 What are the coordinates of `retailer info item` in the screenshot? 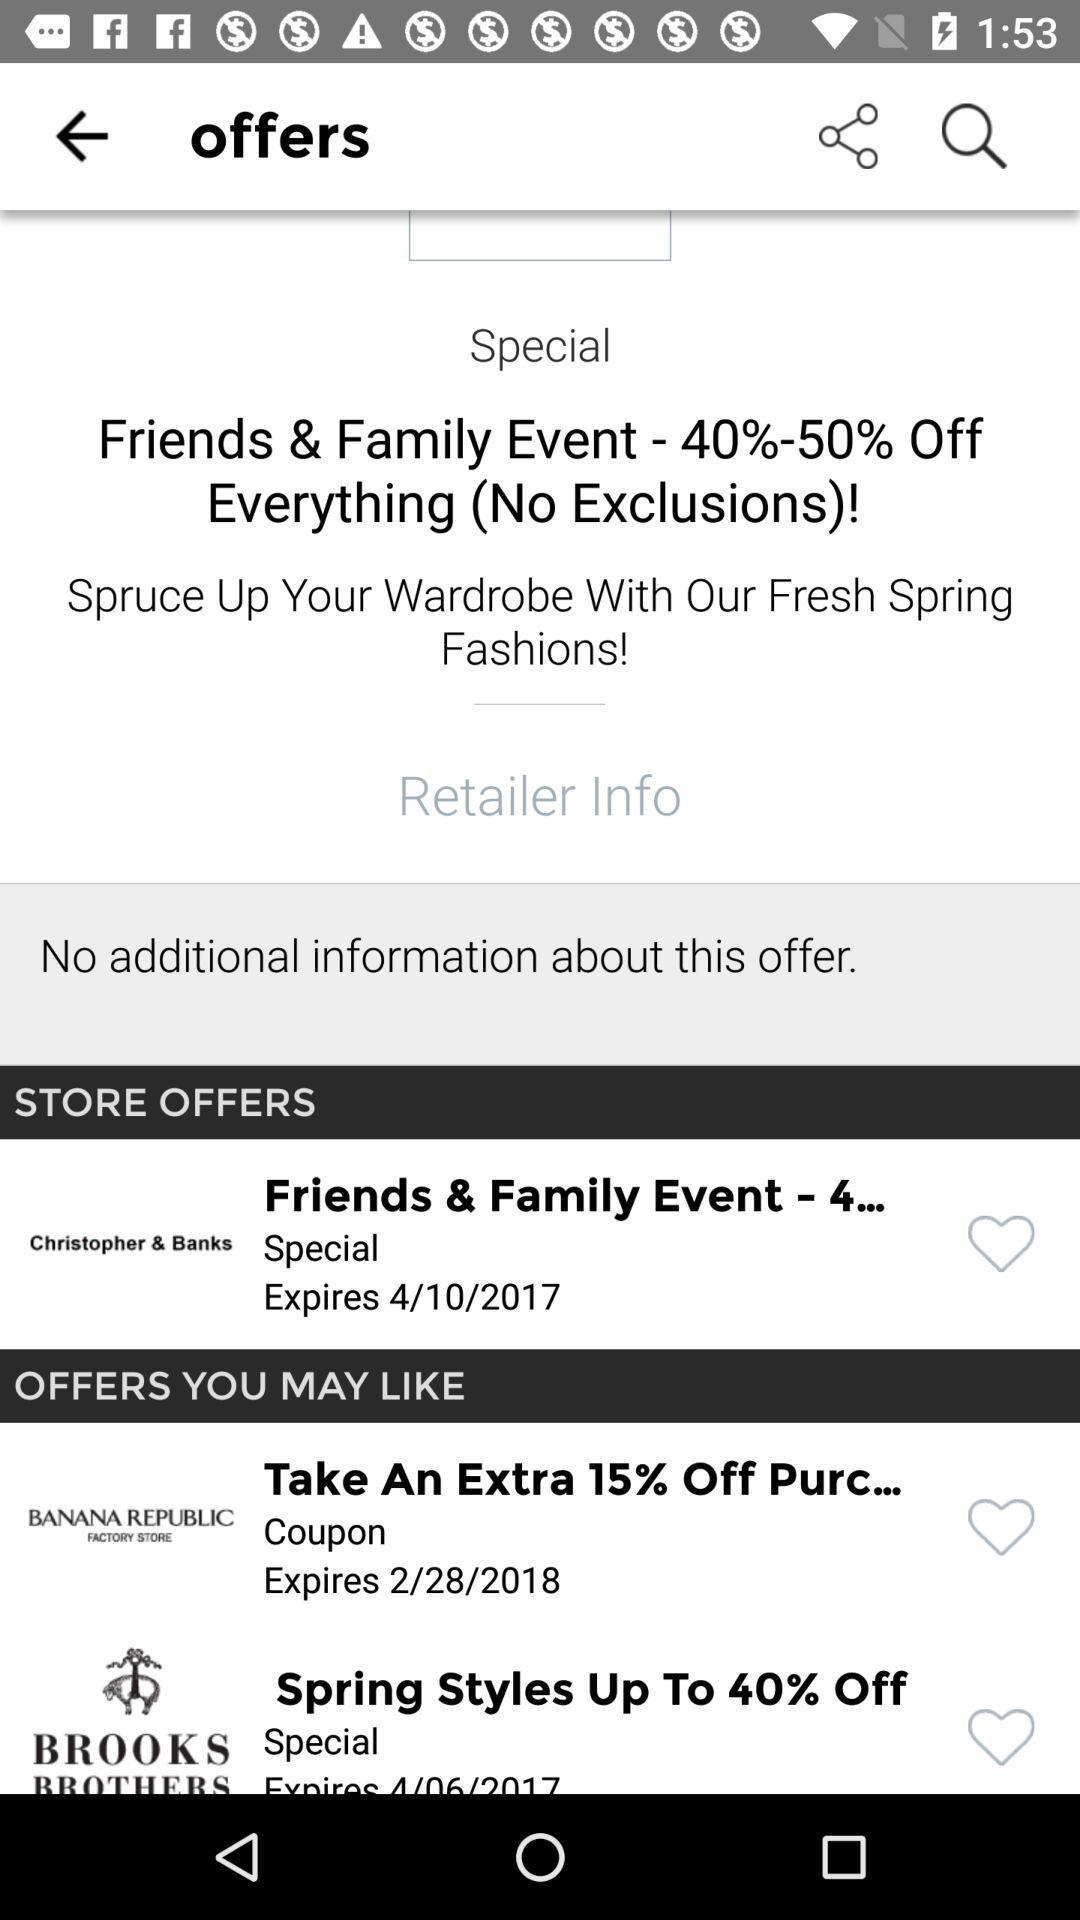 It's located at (538, 792).